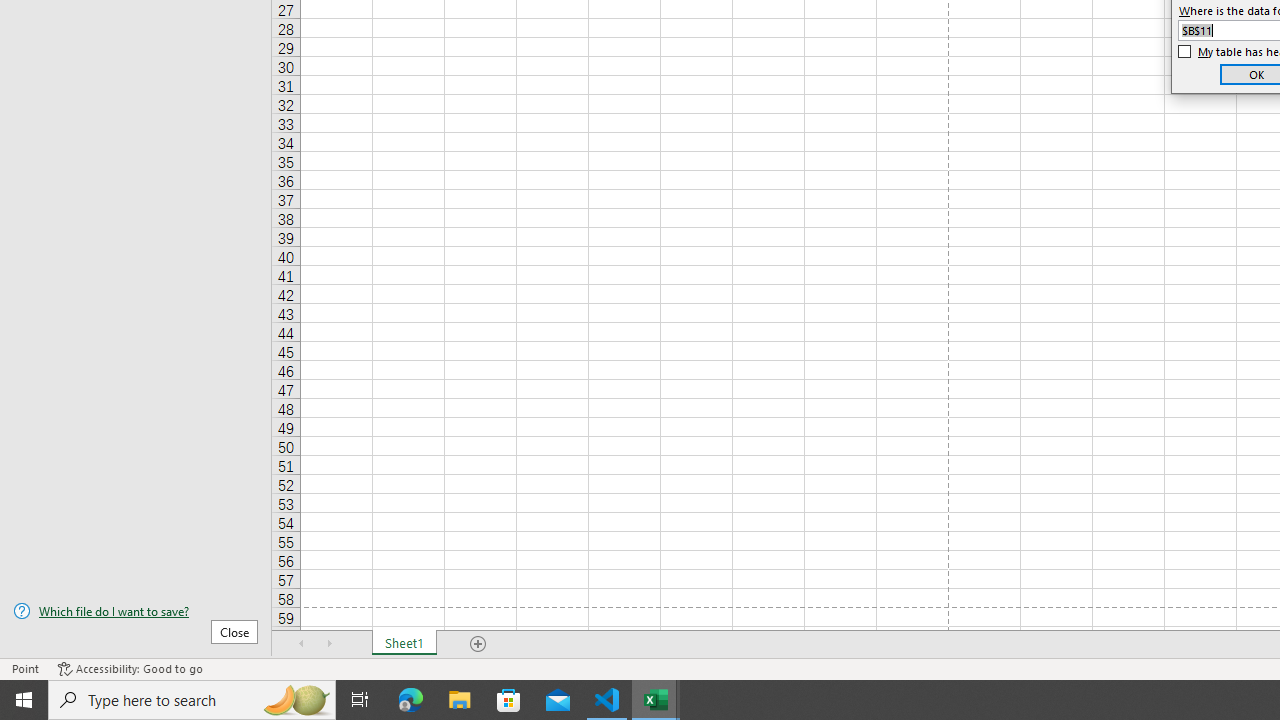  What do you see at coordinates (294, 698) in the screenshot?
I see `'Search highlights icon opens search home window'` at bounding box center [294, 698].